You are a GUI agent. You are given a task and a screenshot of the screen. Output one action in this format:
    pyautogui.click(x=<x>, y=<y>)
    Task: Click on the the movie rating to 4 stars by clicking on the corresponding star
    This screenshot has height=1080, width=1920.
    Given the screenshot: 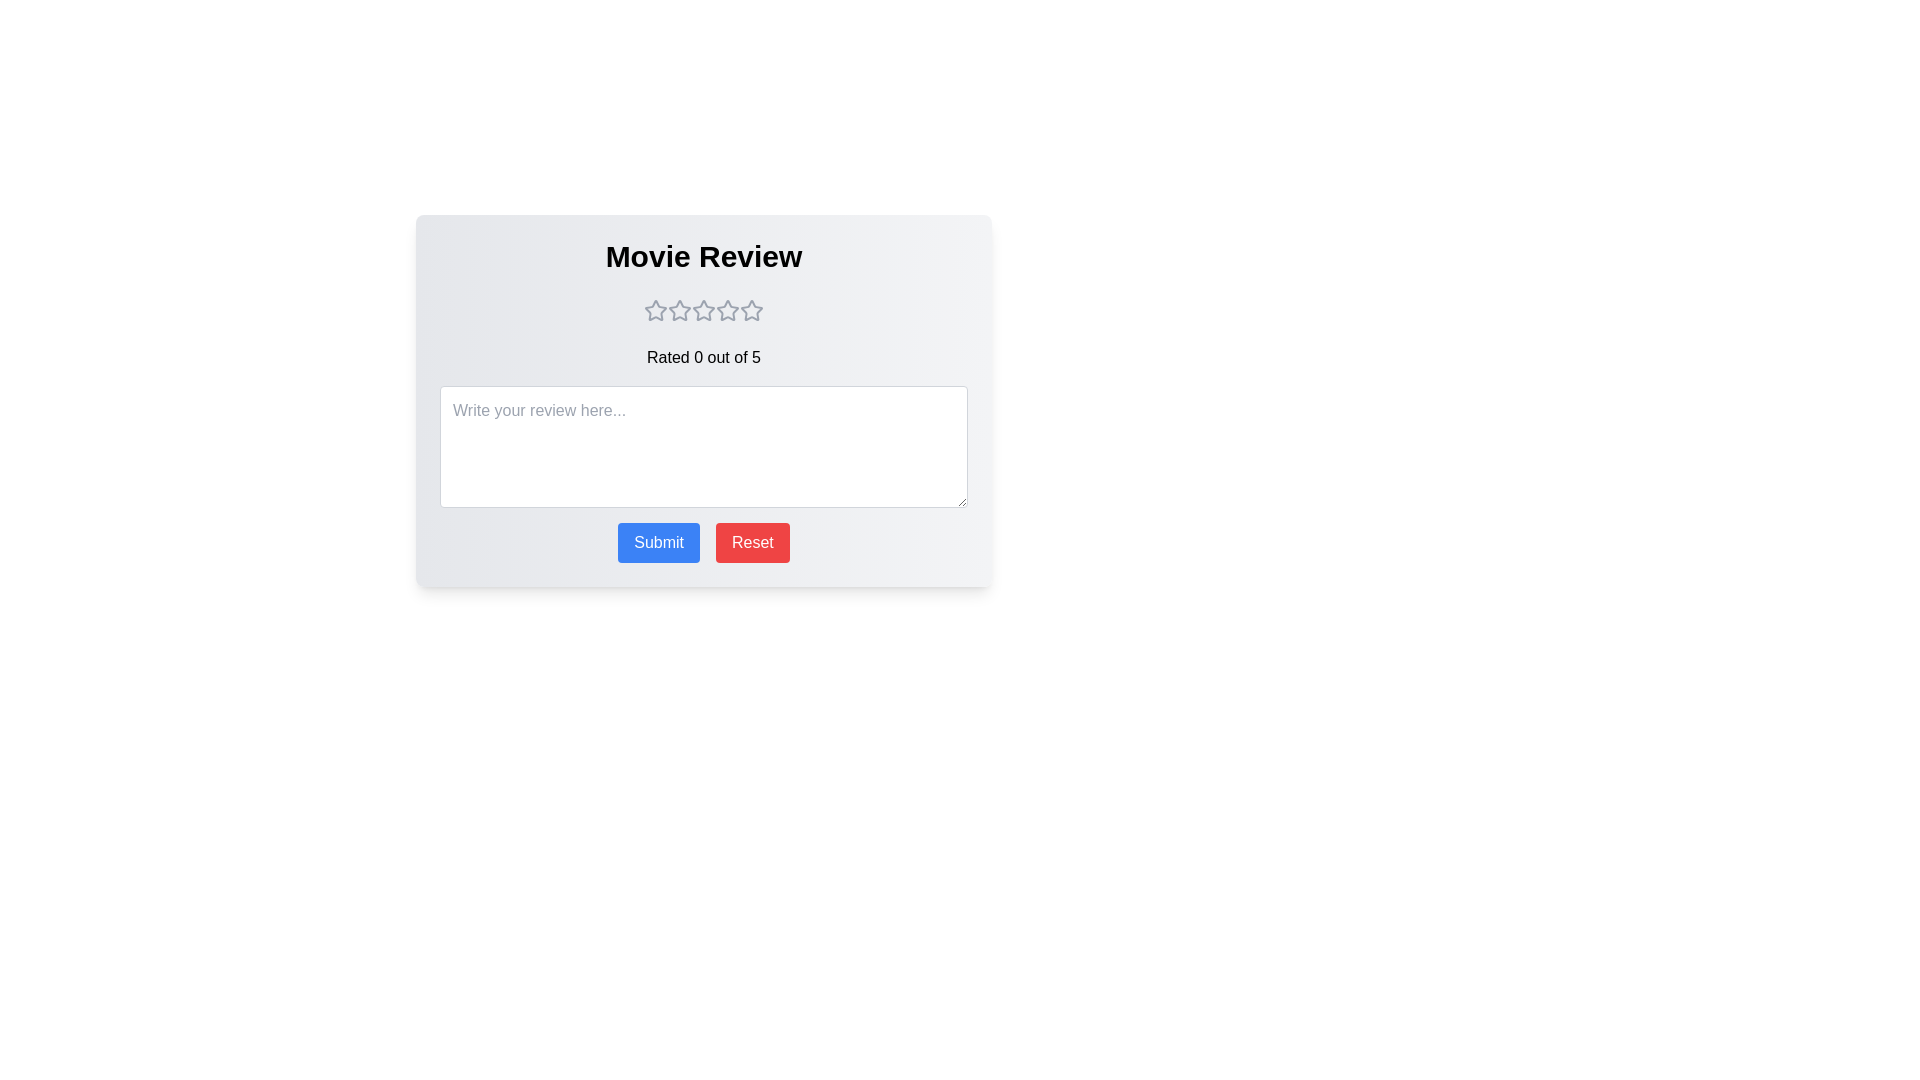 What is the action you would take?
    pyautogui.click(x=727, y=311)
    